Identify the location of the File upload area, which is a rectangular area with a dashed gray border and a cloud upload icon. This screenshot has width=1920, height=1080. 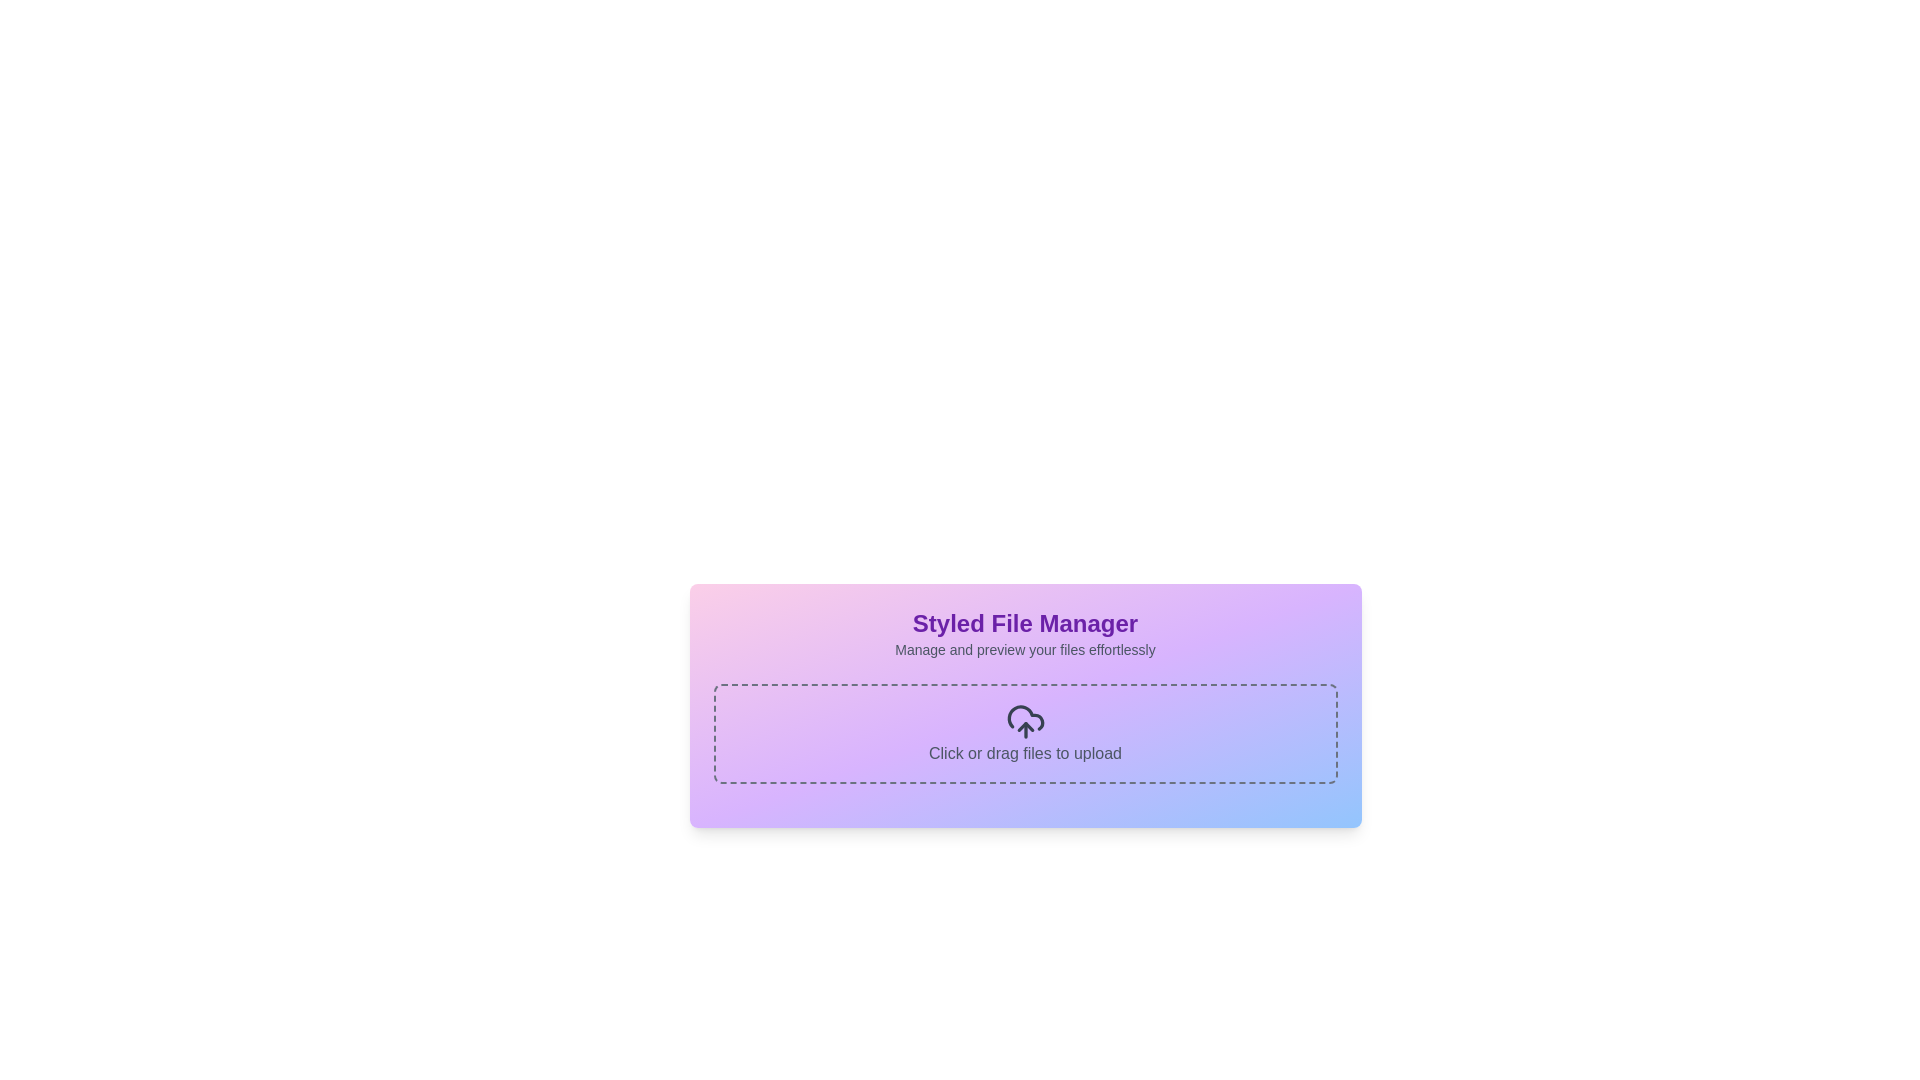
(1025, 733).